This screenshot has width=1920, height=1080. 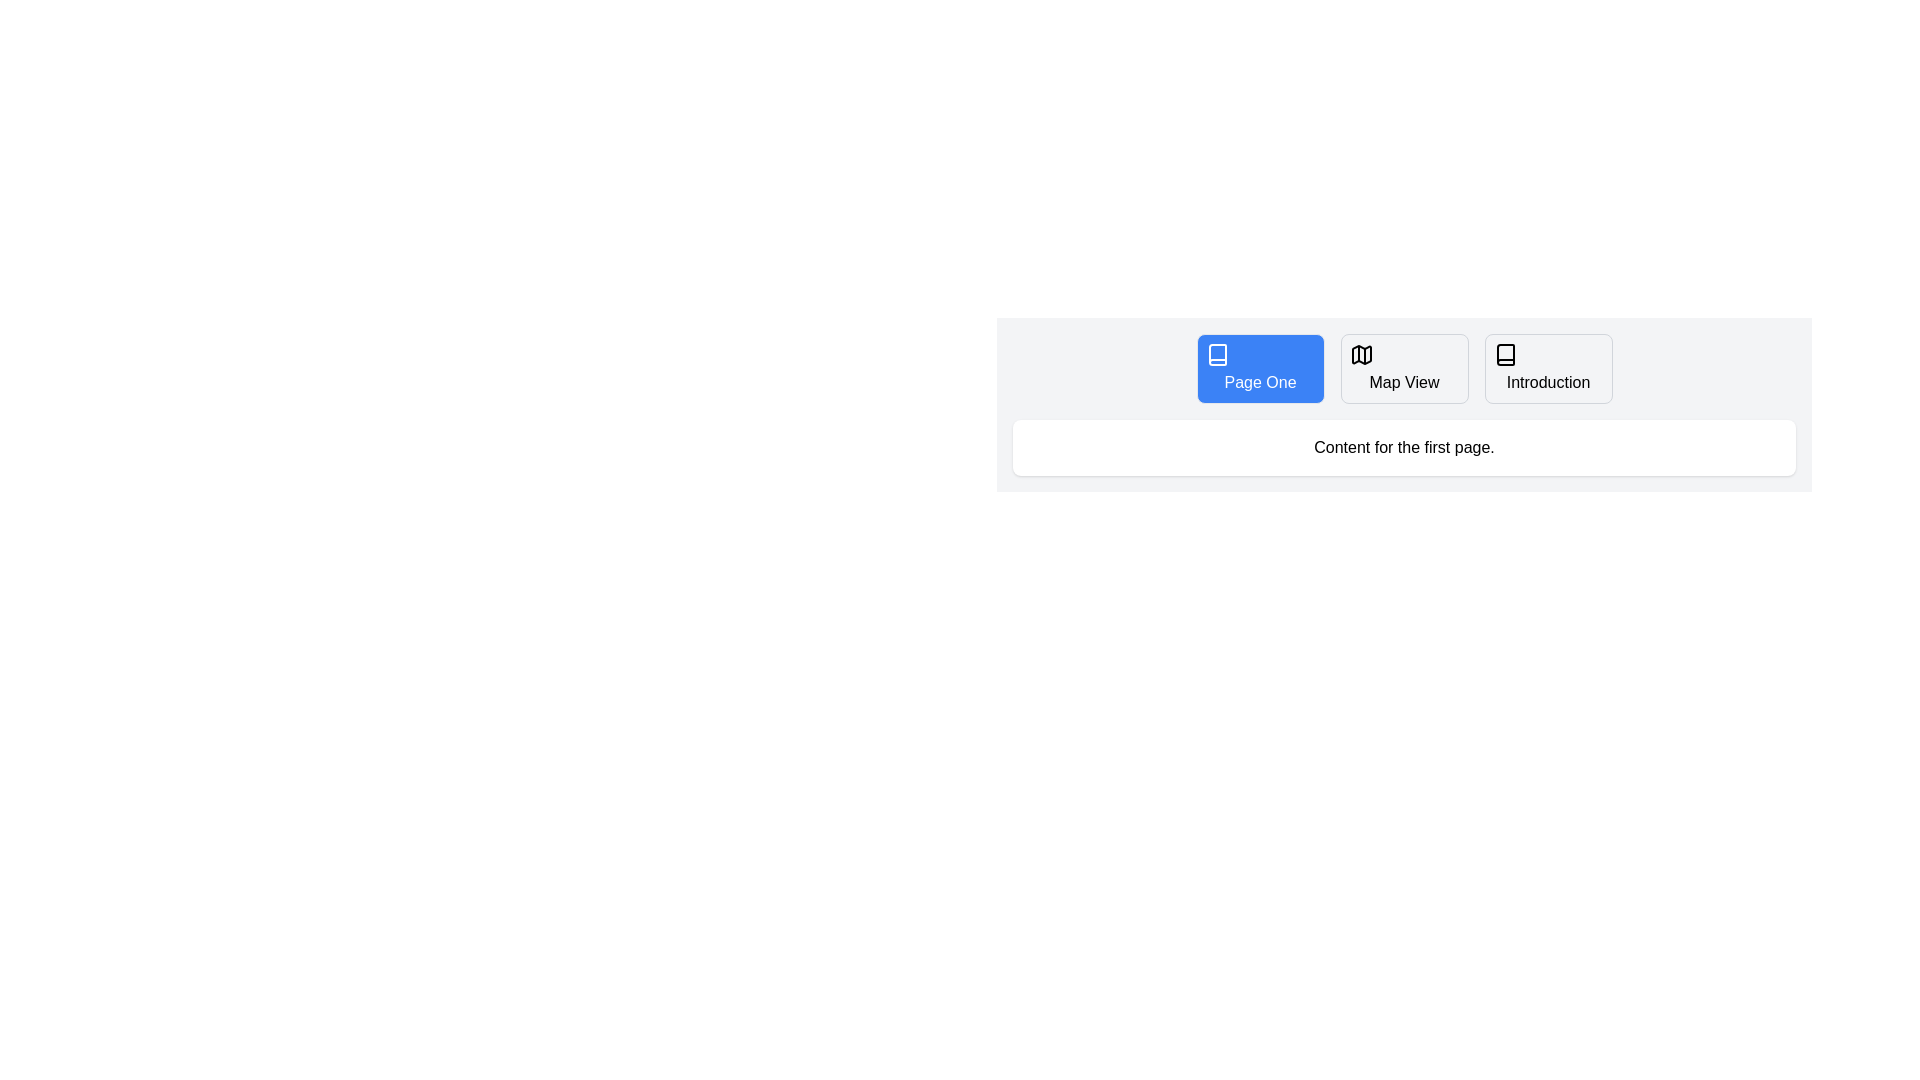 What do you see at coordinates (1216, 353) in the screenshot?
I see `the book icon that represents the 'Page One' option, which is centered on a blue button labeled 'Page One'` at bounding box center [1216, 353].